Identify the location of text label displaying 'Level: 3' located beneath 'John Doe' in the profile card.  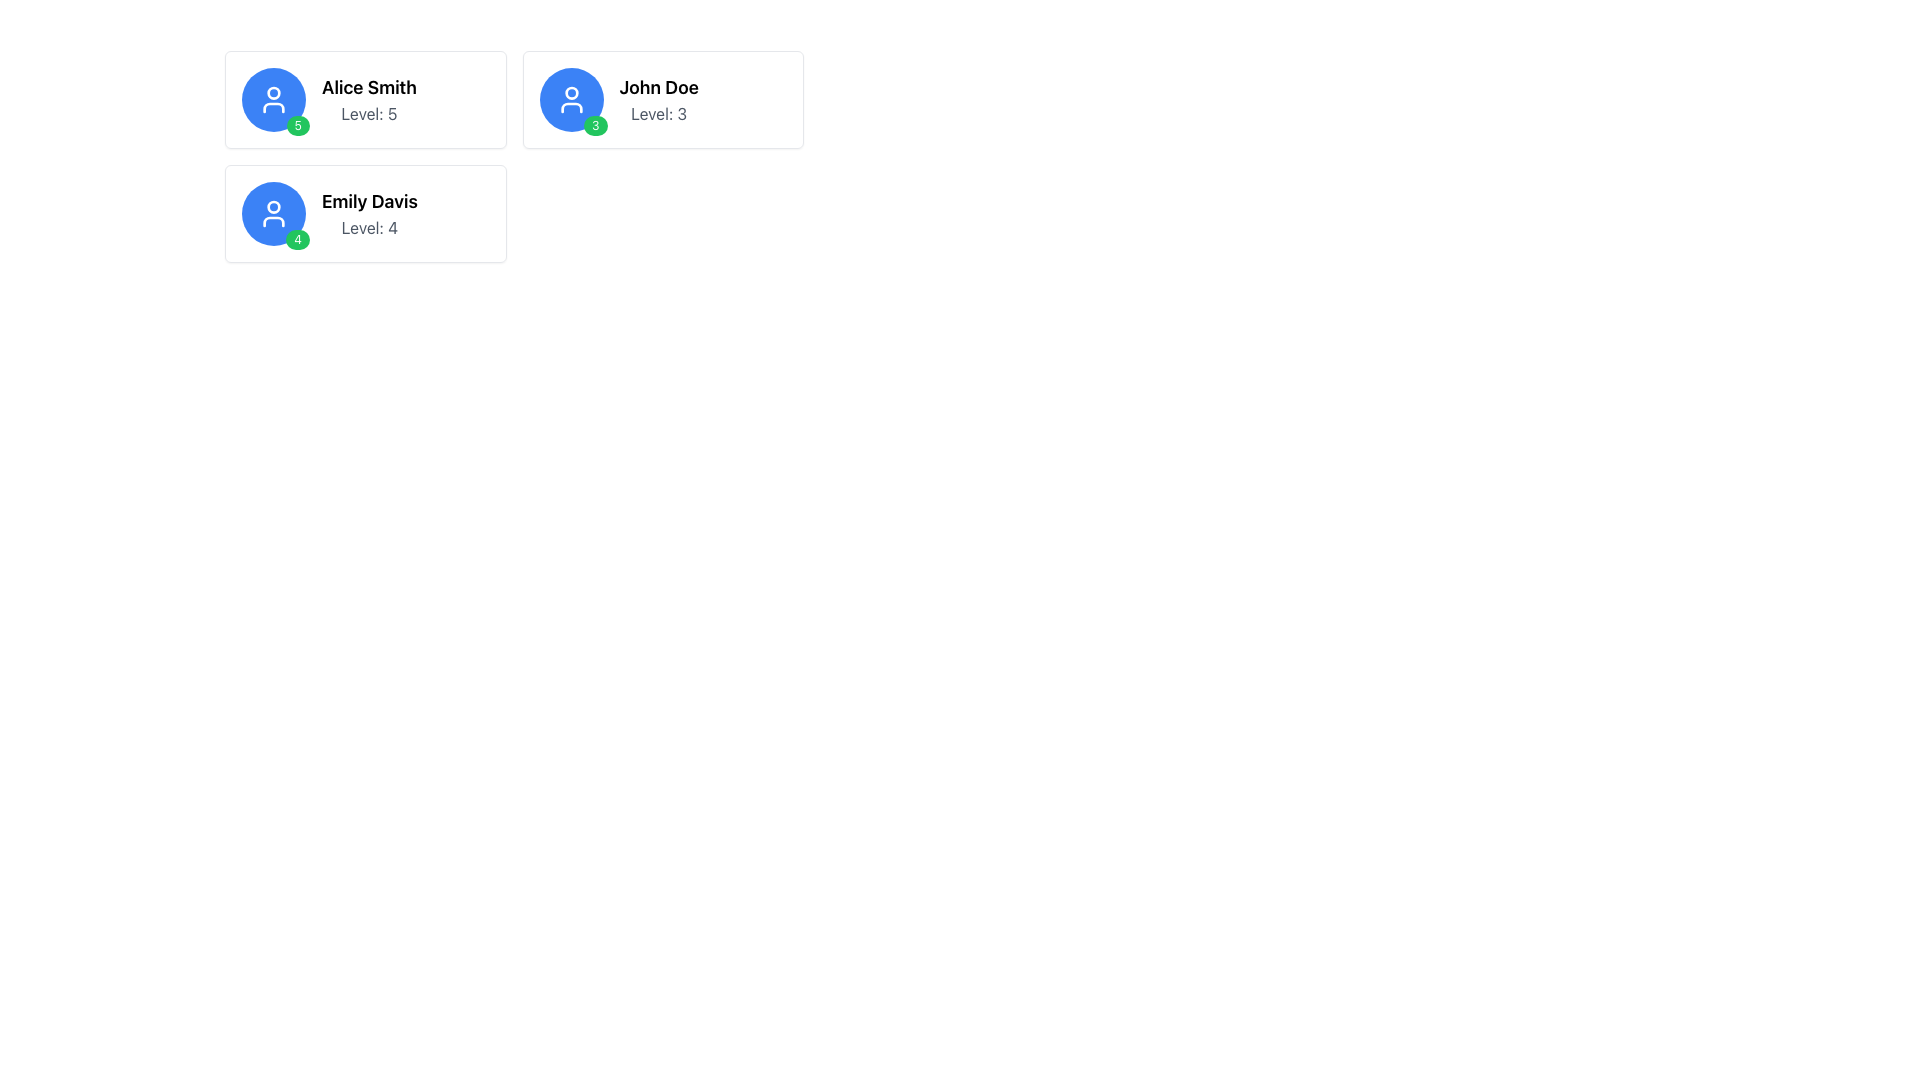
(659, 114).